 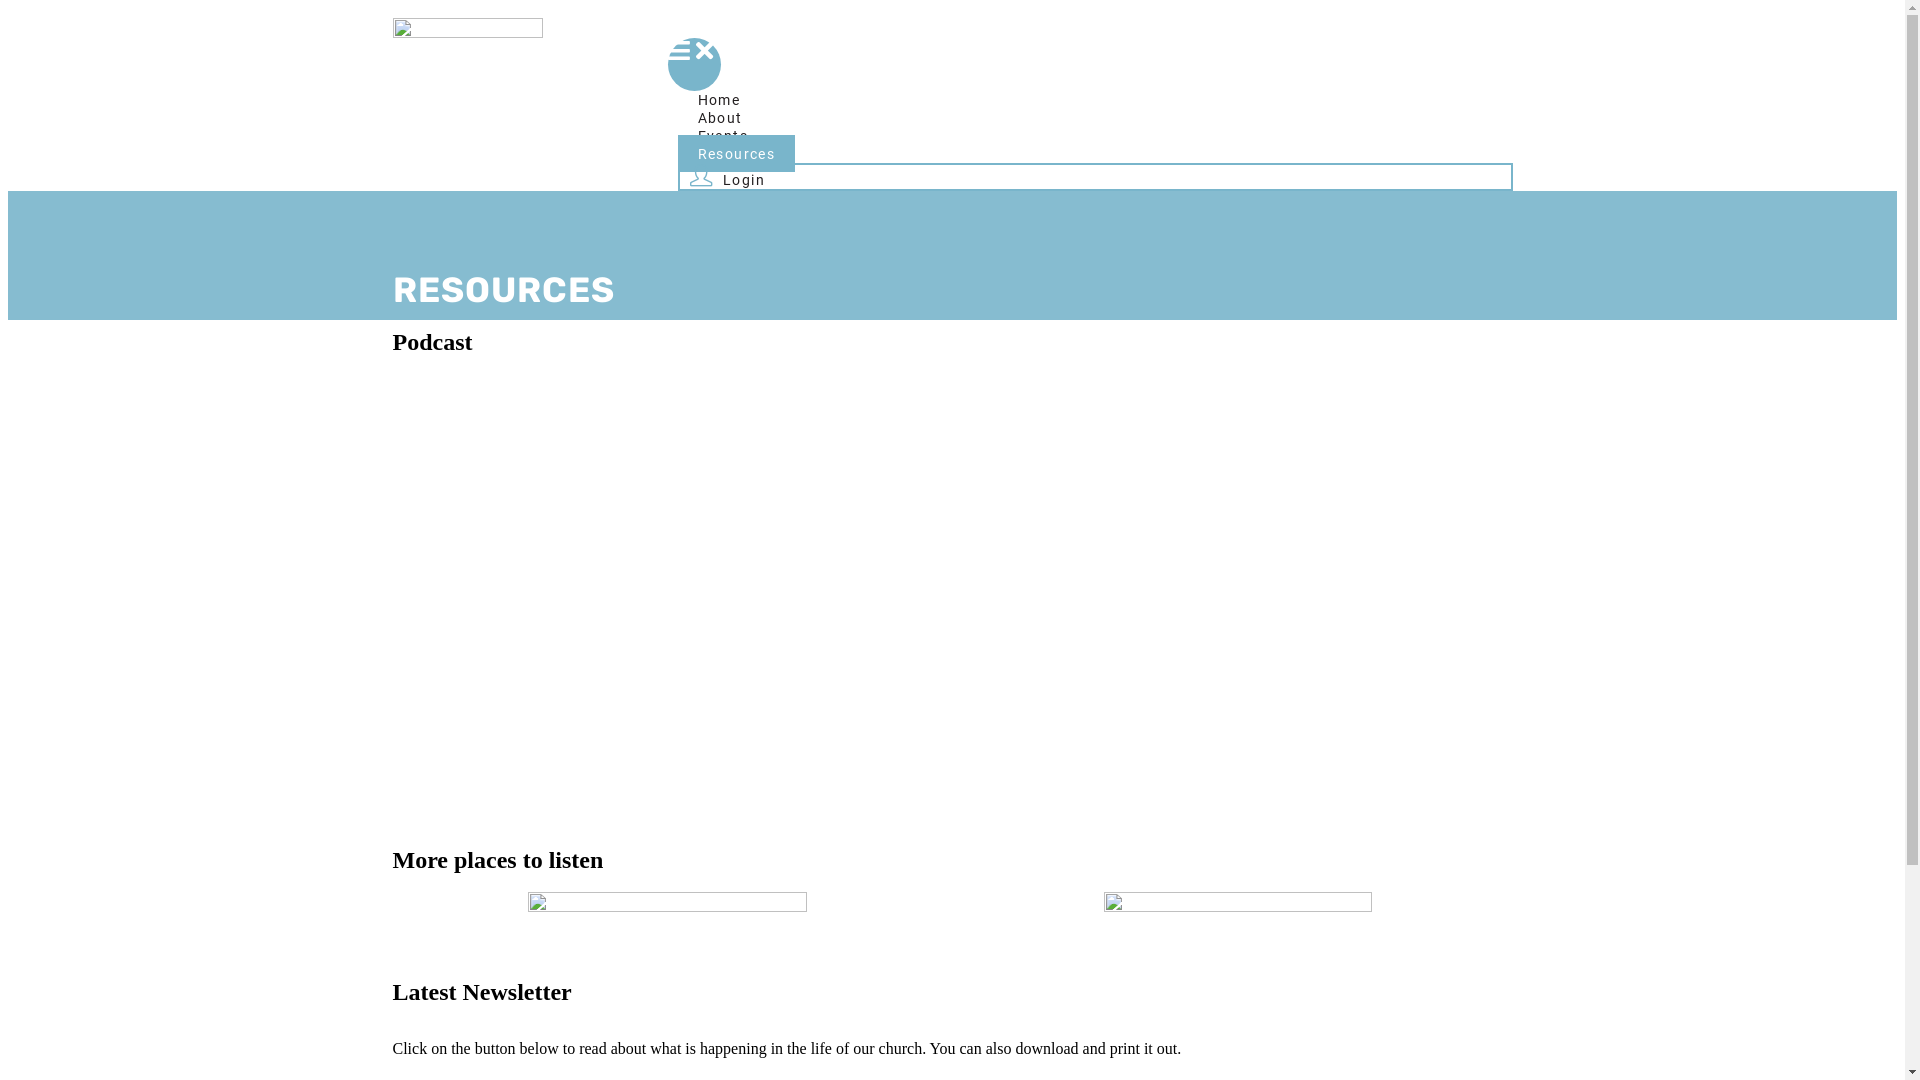 What do you see at coordinates (722, 135) in the screenshot?
I see `'Events'` at bounding box center [722, 135].